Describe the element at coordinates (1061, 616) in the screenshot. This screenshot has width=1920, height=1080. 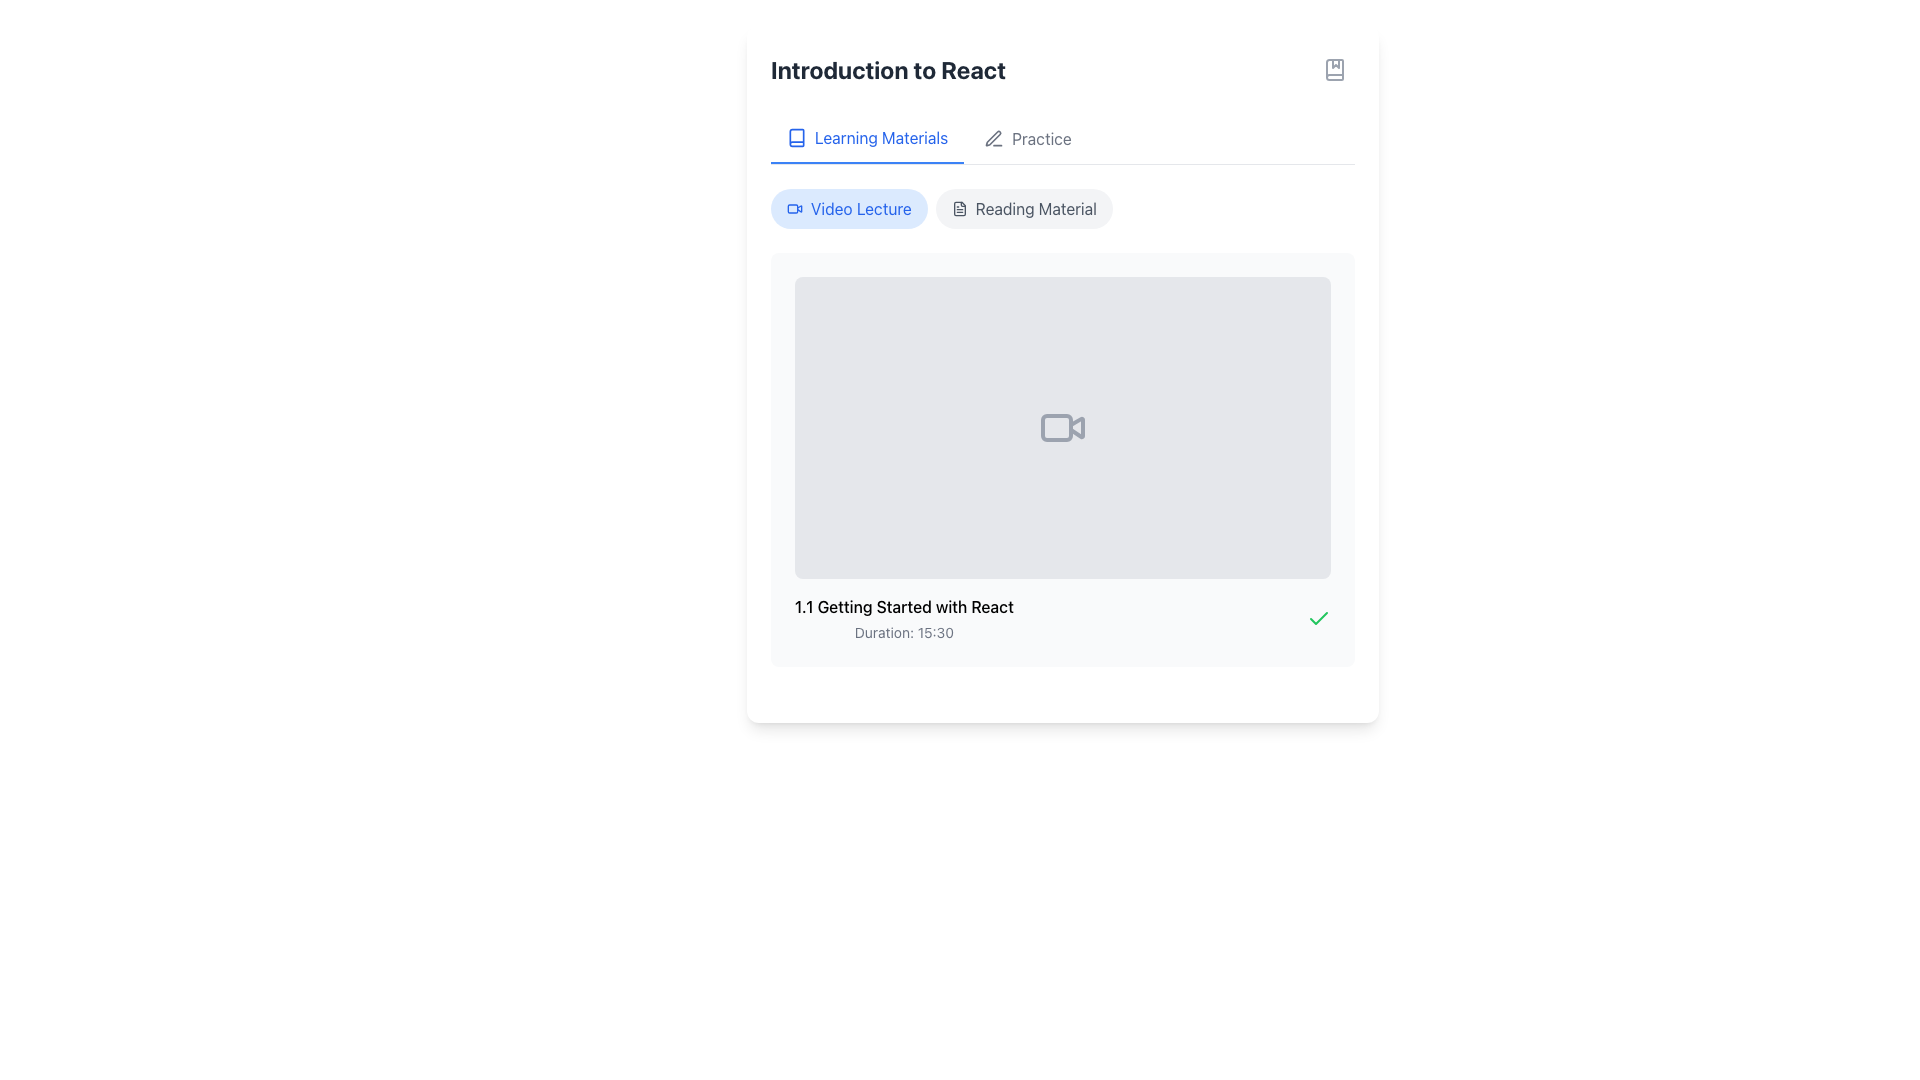
I see `the list item representing the lesson titled '1.1 Getting Started with React'` at that location.